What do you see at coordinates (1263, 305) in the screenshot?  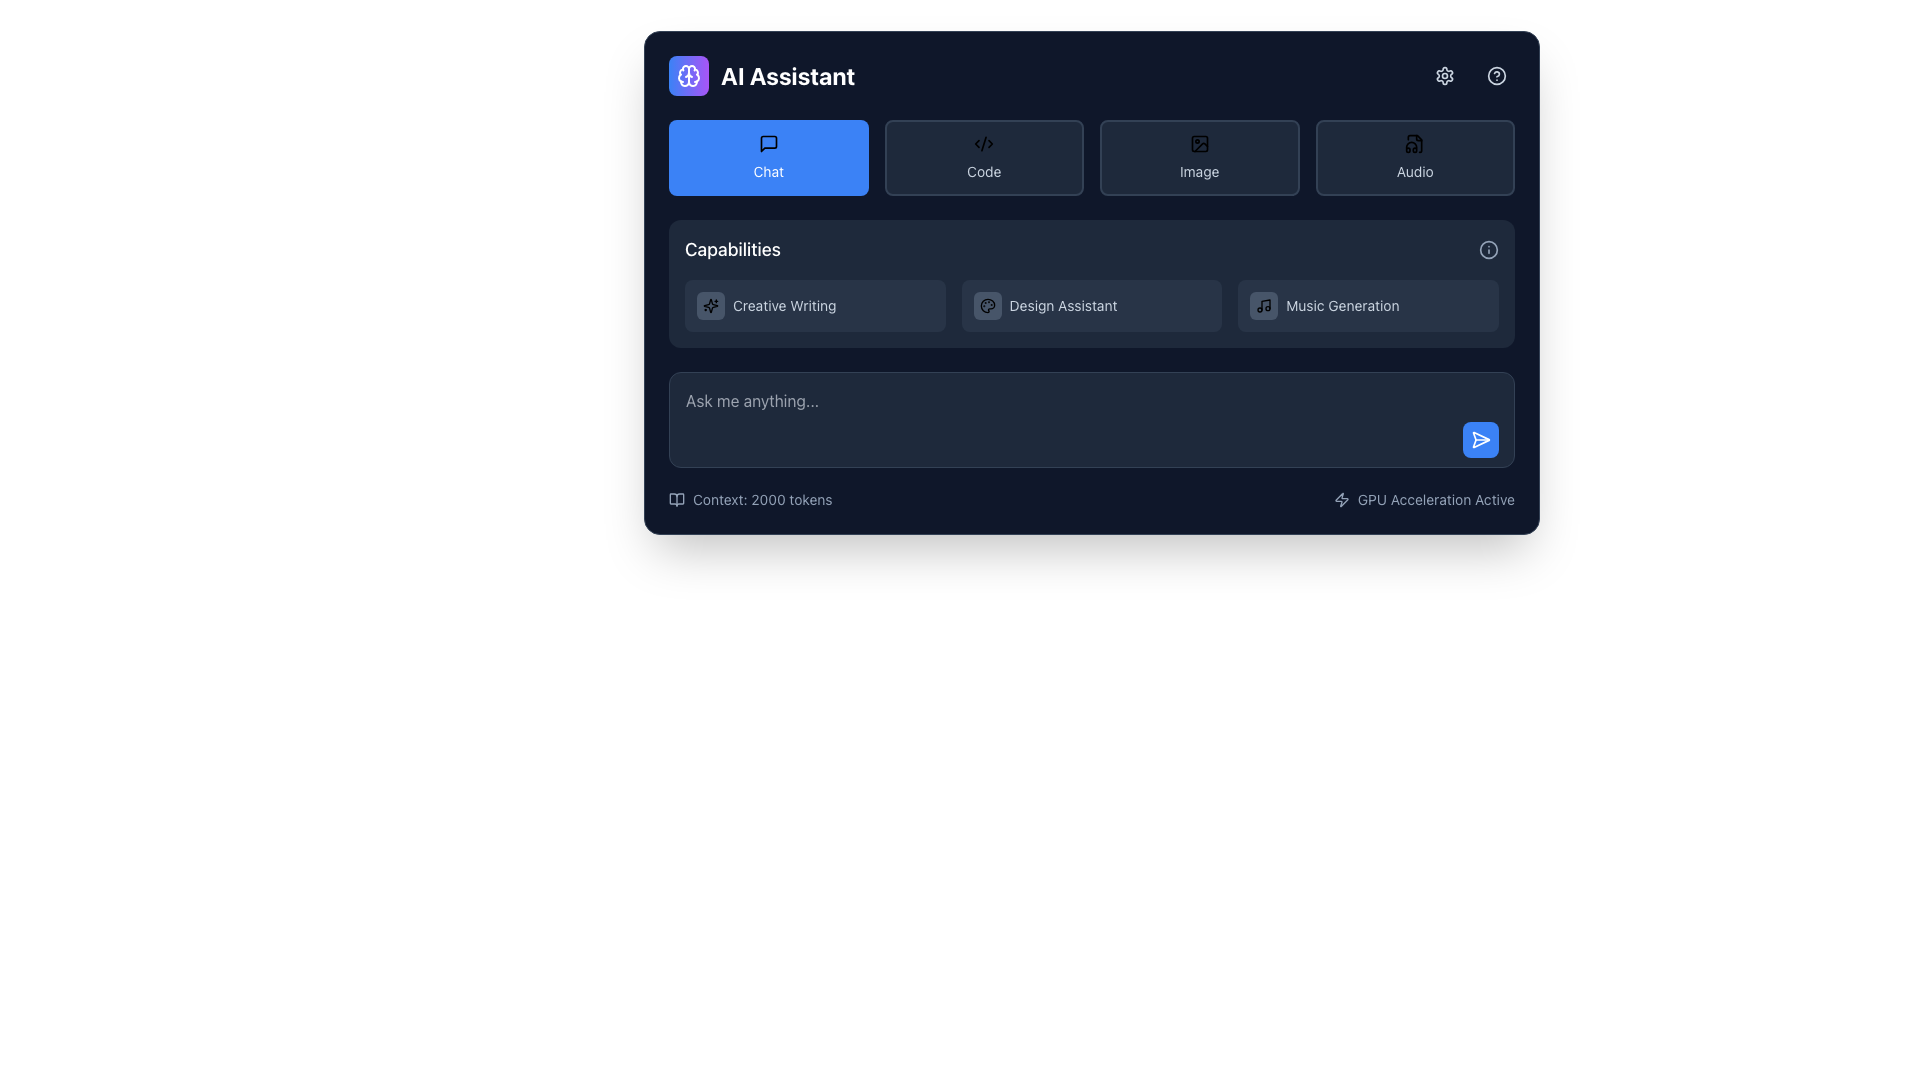 I see `the music note icon with a dark slate-gray background located in the 'Capabilities' section` at bounding box center [1263, 305].